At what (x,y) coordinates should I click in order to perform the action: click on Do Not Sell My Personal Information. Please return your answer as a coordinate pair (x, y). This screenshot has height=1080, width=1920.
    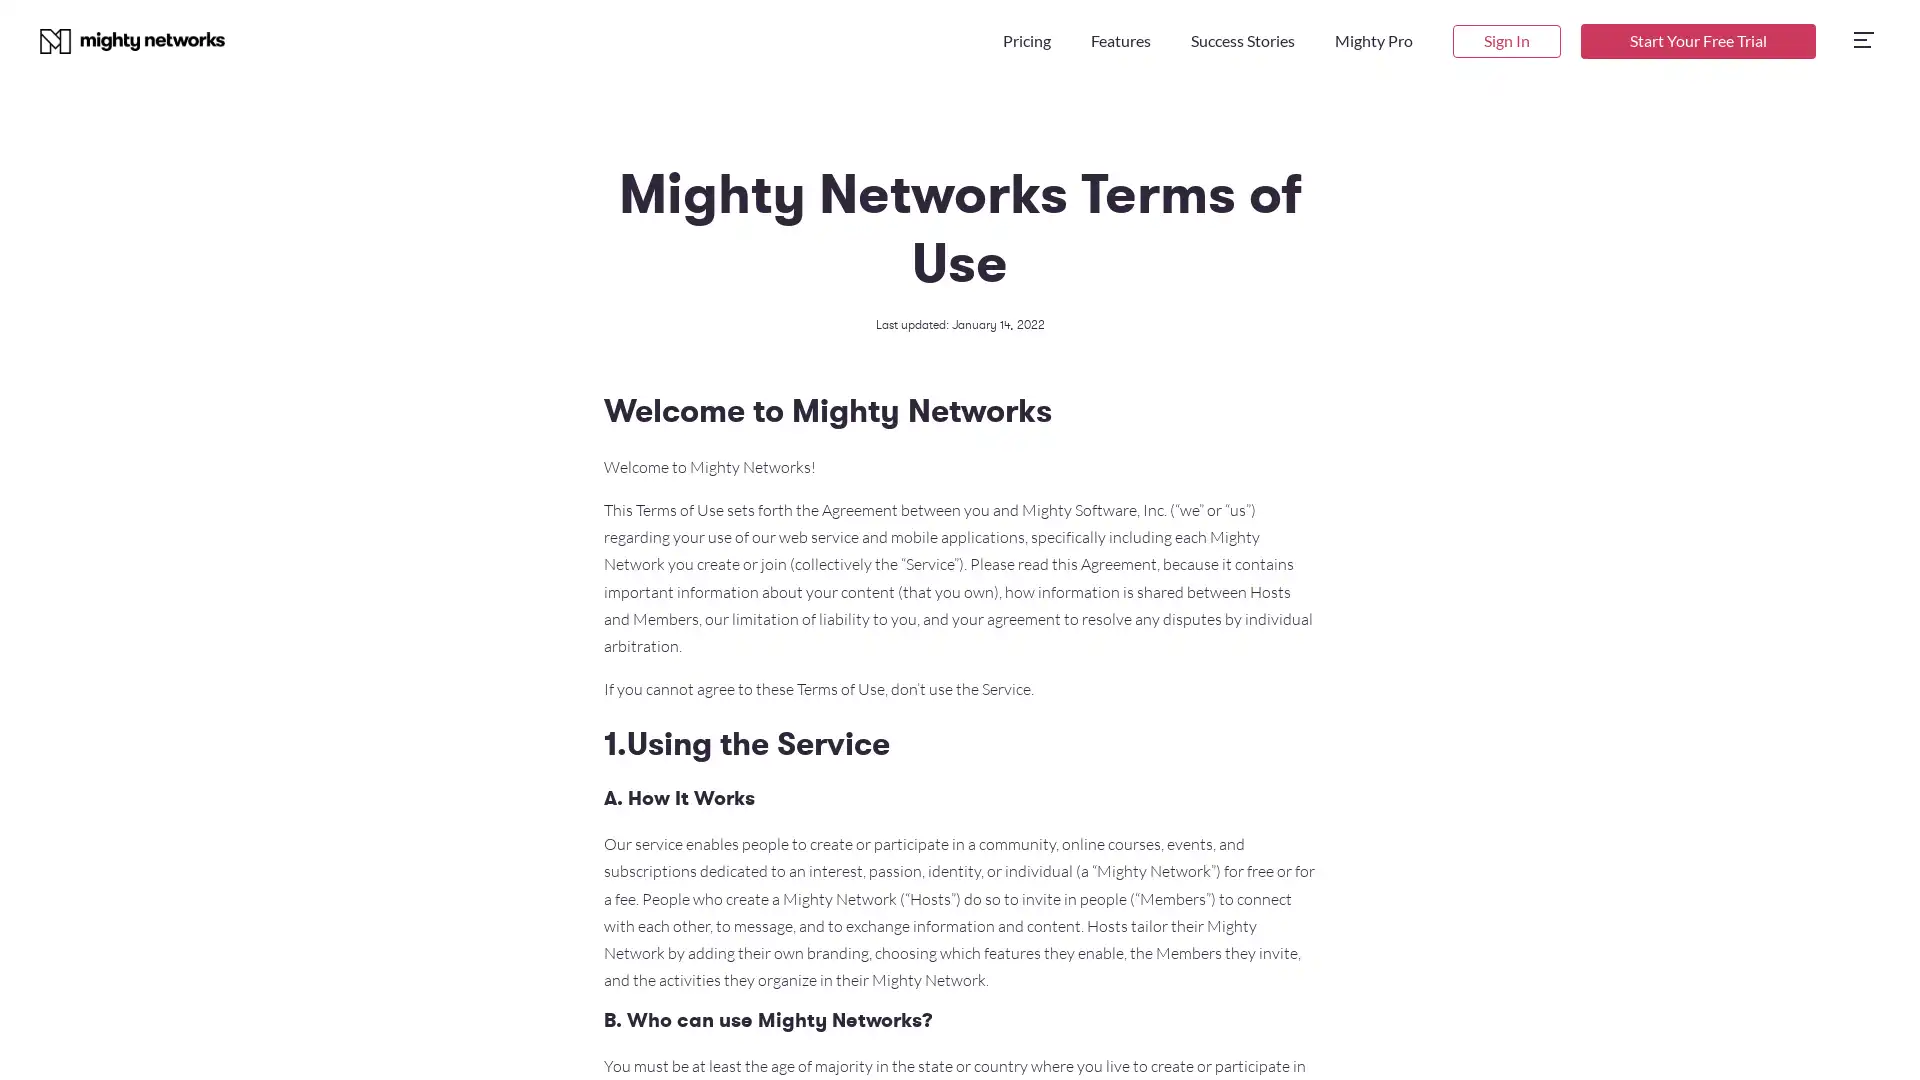
    Looking at the image, I should click on (1400, 1036).